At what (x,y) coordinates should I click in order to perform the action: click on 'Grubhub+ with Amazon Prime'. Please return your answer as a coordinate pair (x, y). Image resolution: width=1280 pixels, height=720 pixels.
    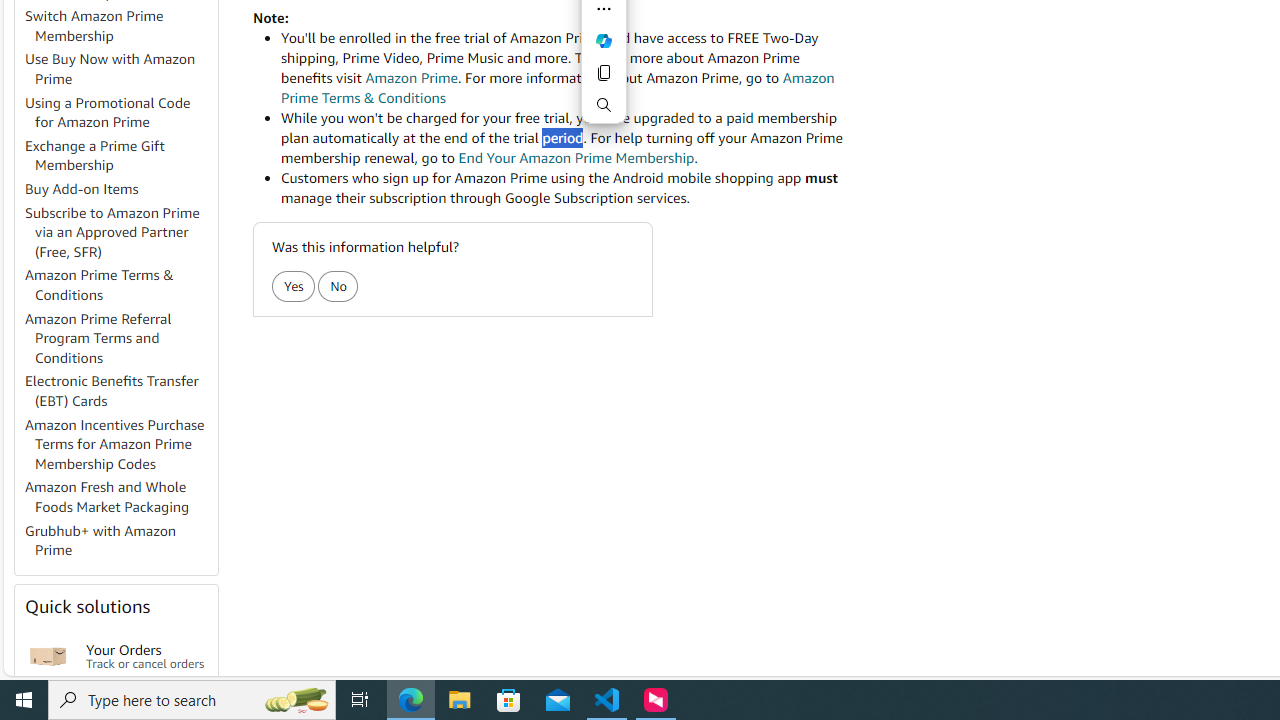
    Looking at the image, I should click on (119, 541).